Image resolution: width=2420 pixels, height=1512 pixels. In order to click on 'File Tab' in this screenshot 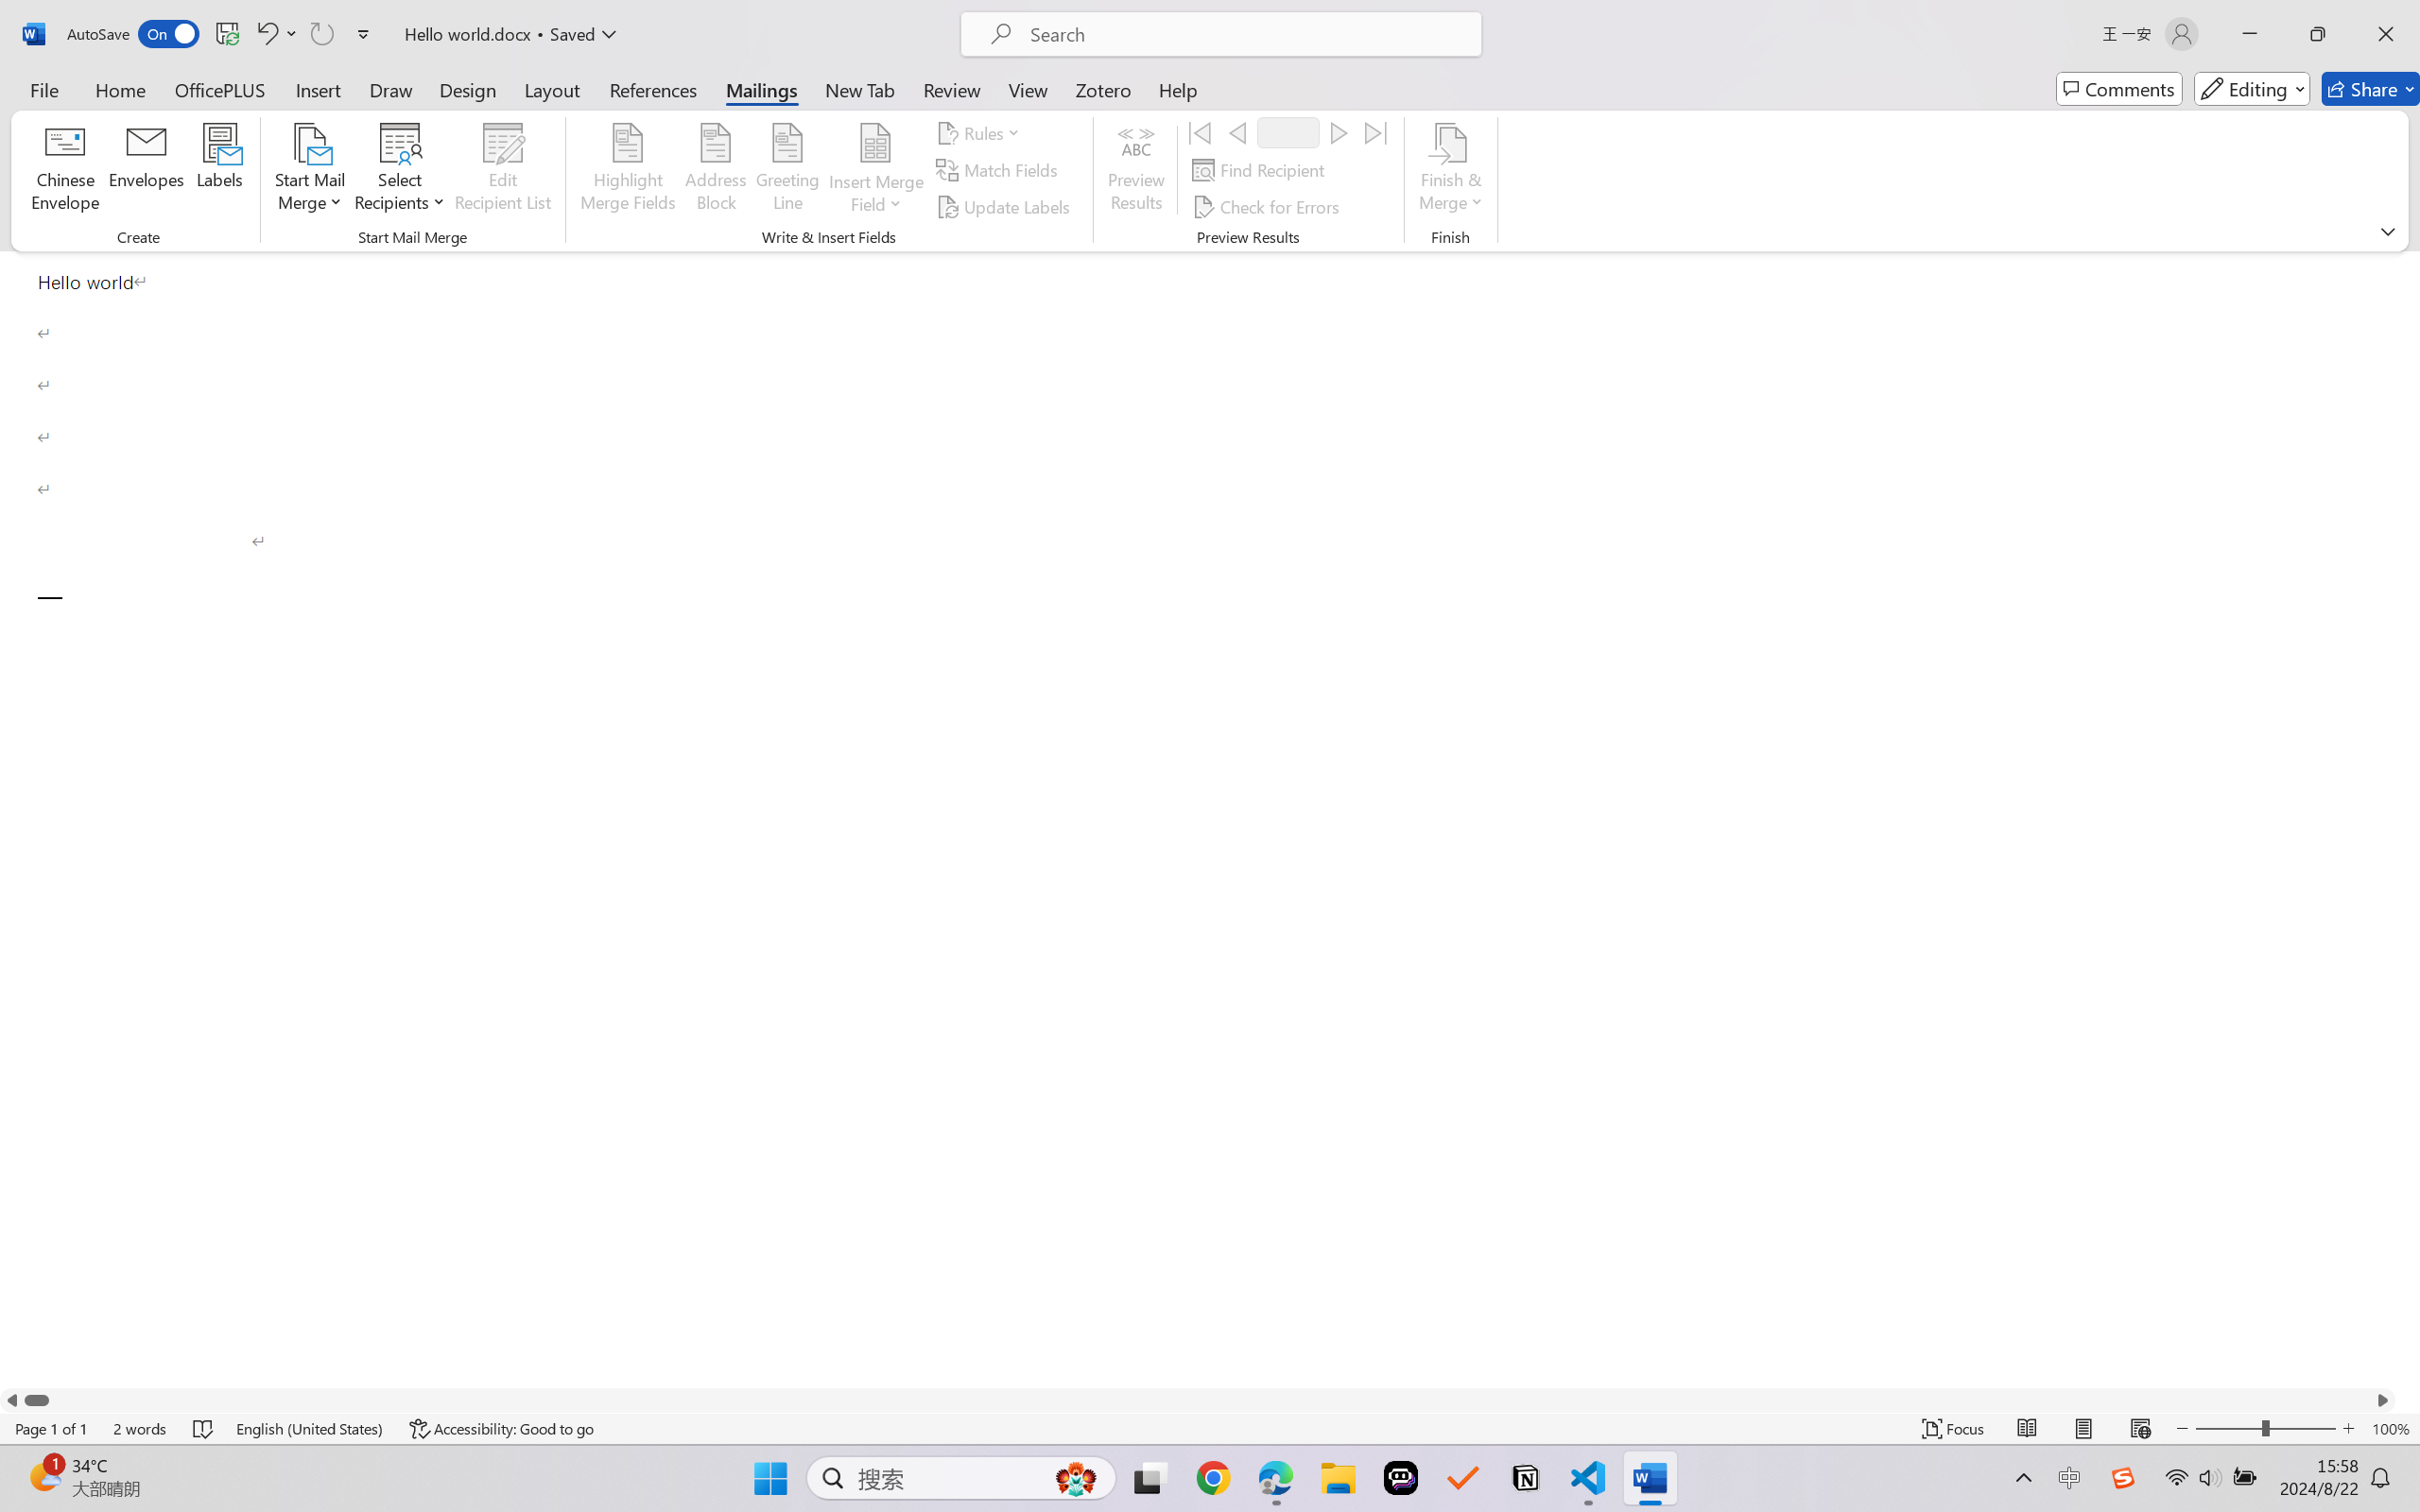, I will do `click(43, 88)`.